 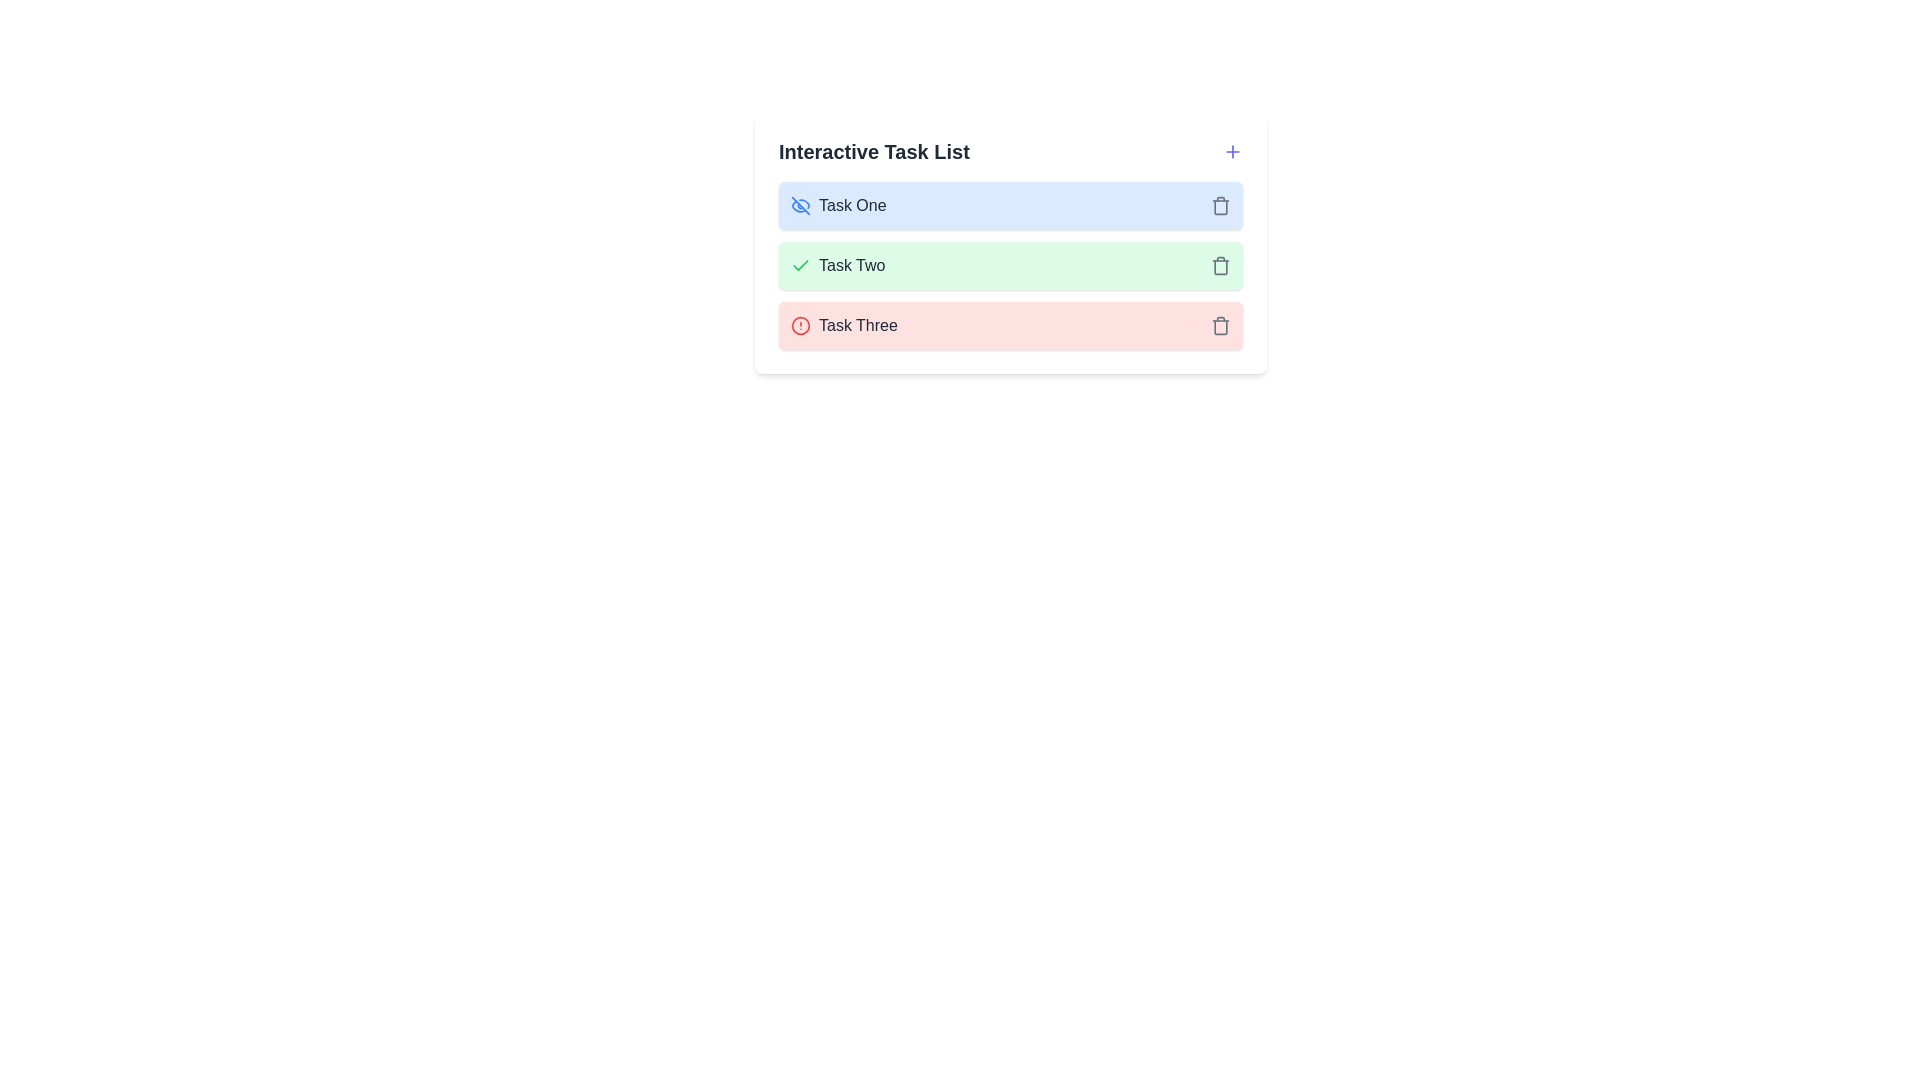 What do you see at coordinates (852, 205) in the screenshot?
I see `the text element displaying 'Task One', which is bold and gray, located in the top section of the 'Interactive Task List'` at bounding box center [852, 205].